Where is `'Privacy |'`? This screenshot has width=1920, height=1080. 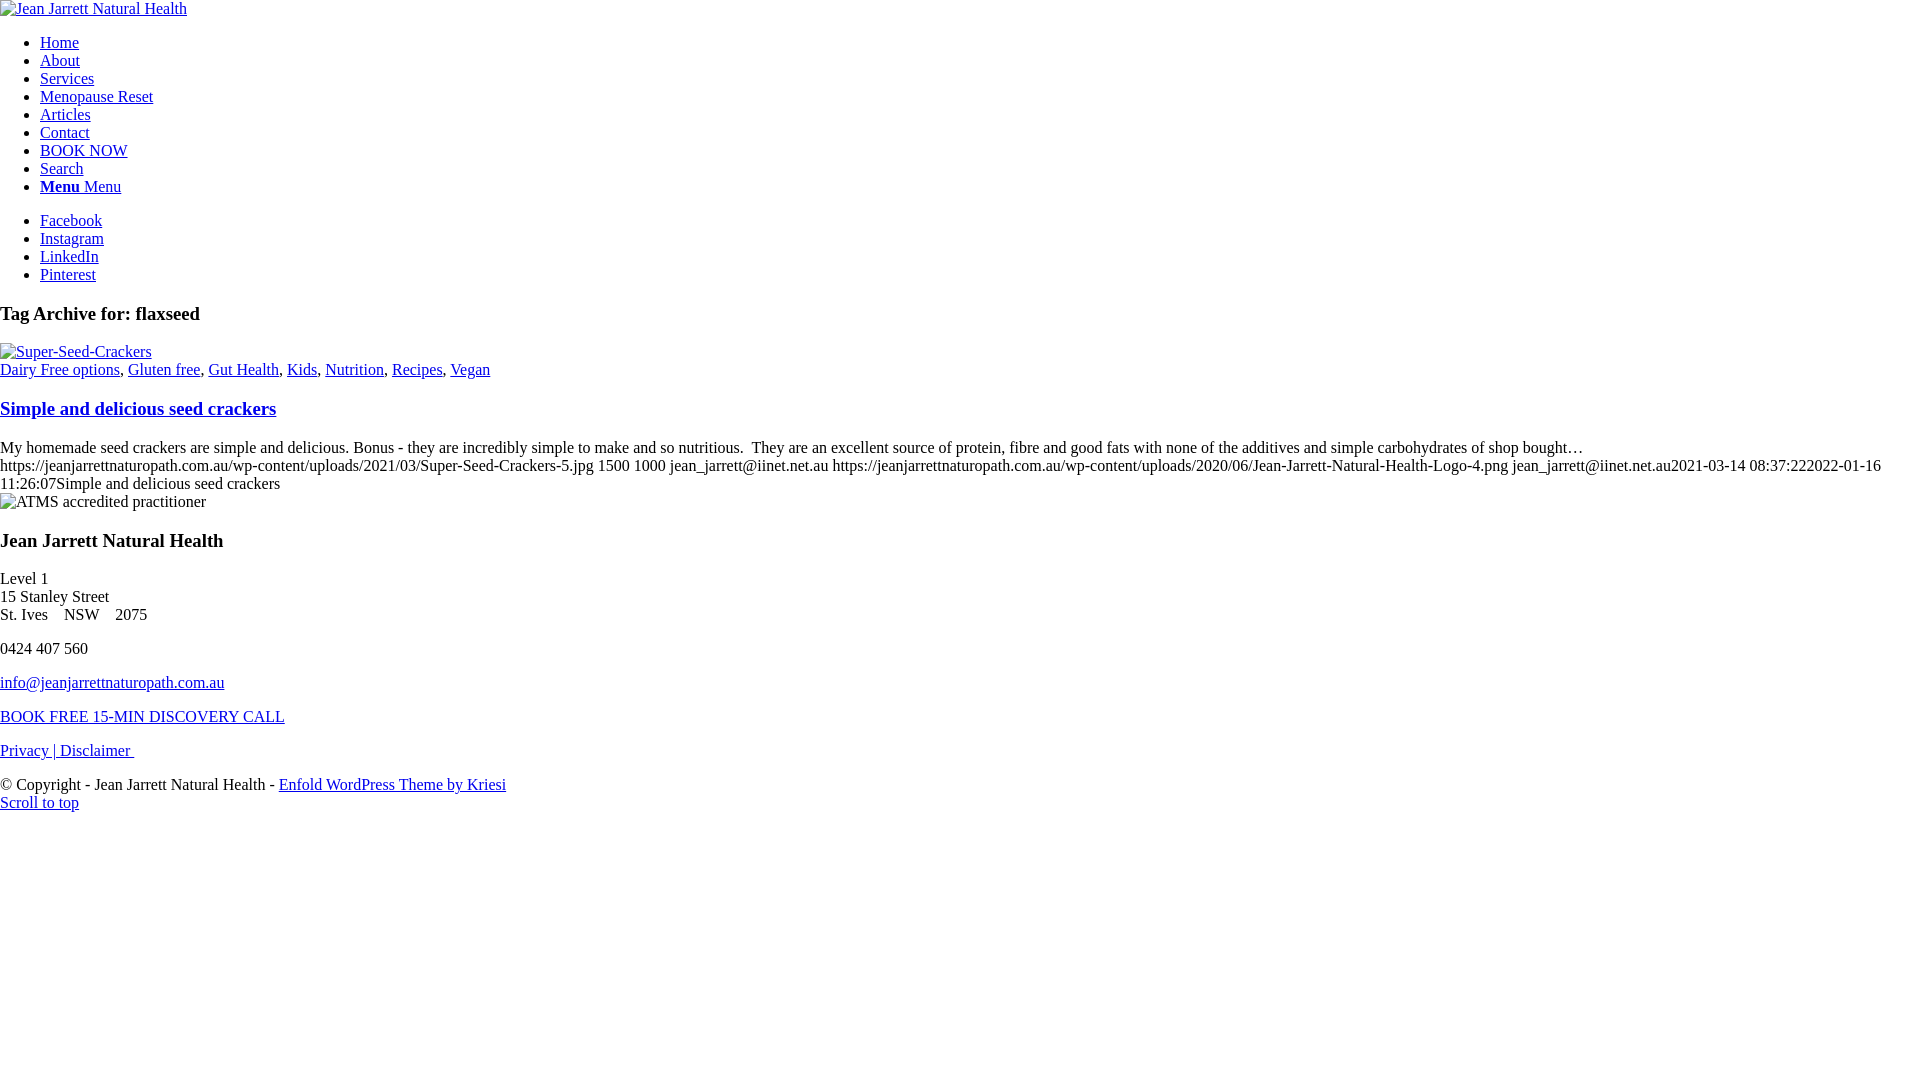 'Privacy |' is located at coordinates (29, 750).